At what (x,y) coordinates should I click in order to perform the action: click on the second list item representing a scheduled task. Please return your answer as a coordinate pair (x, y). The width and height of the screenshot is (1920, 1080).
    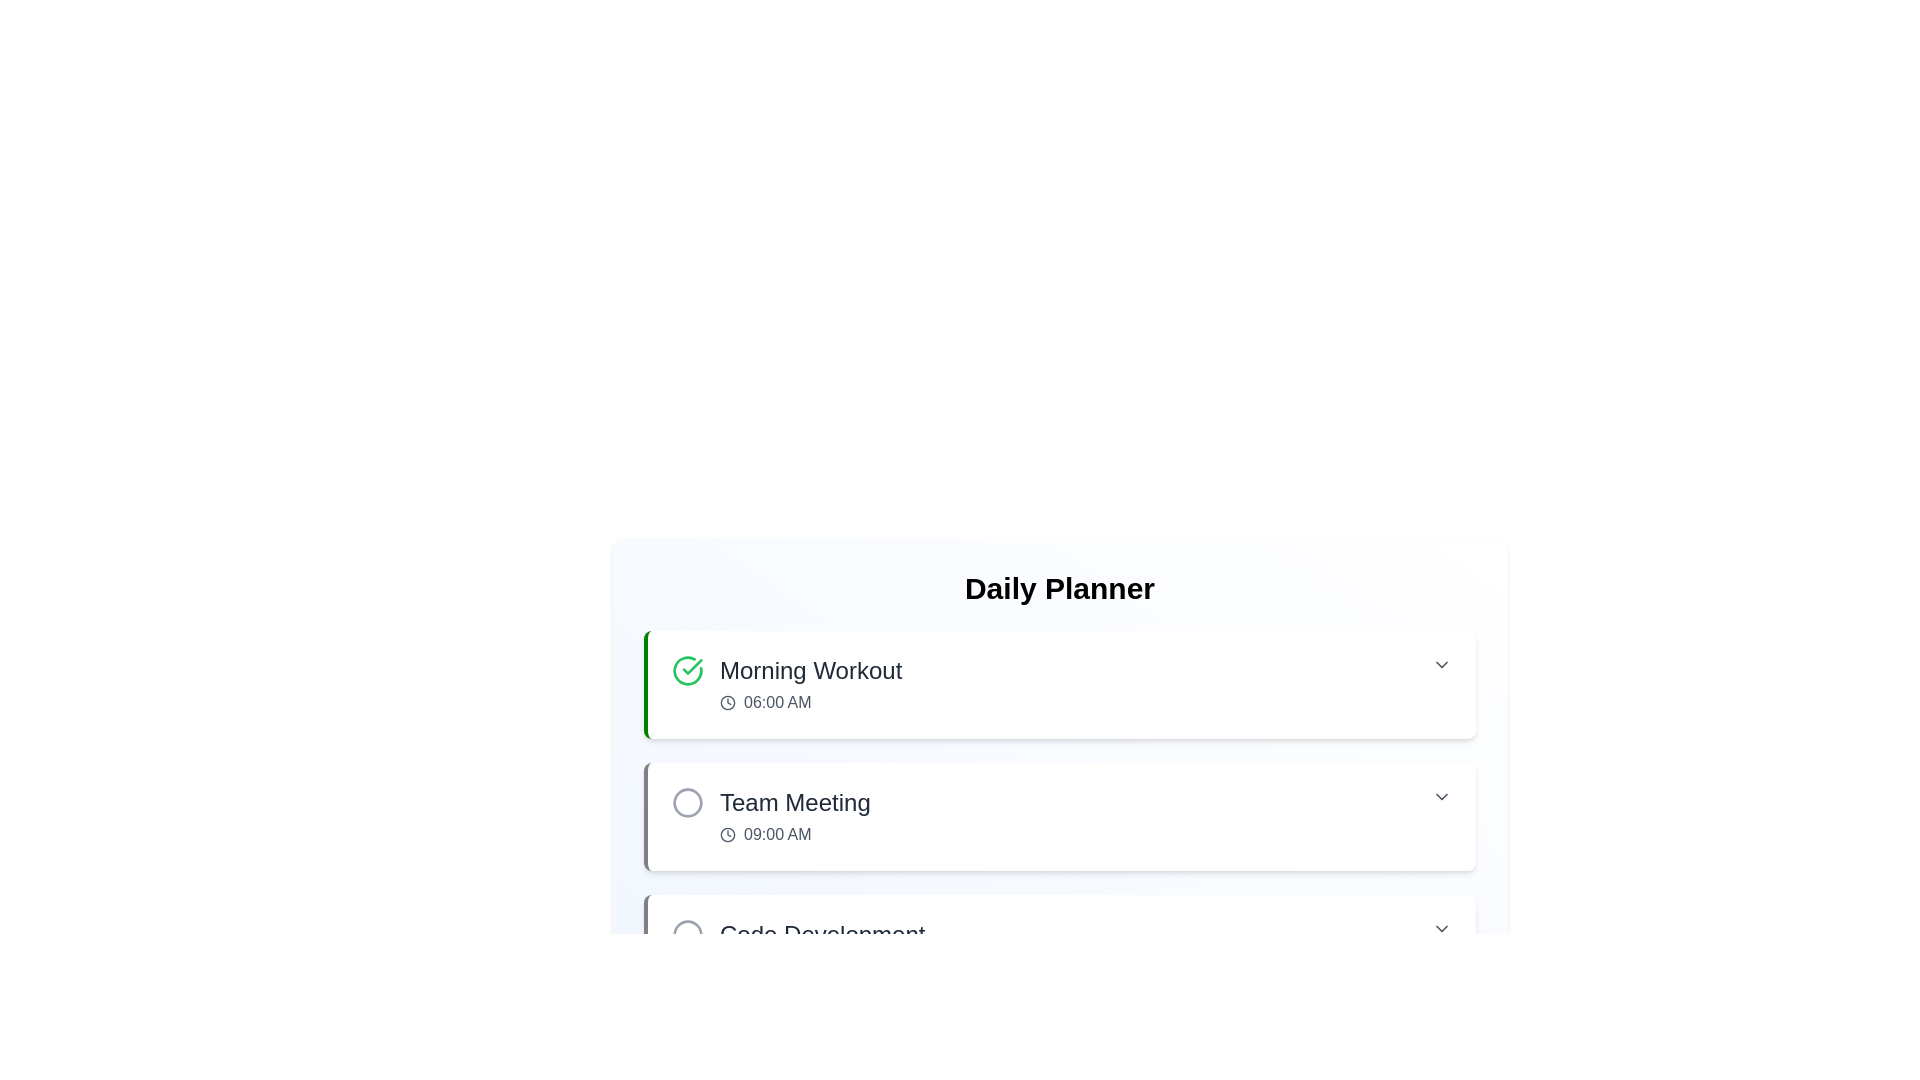
    Looking at the image, I should click on (1059, 817).